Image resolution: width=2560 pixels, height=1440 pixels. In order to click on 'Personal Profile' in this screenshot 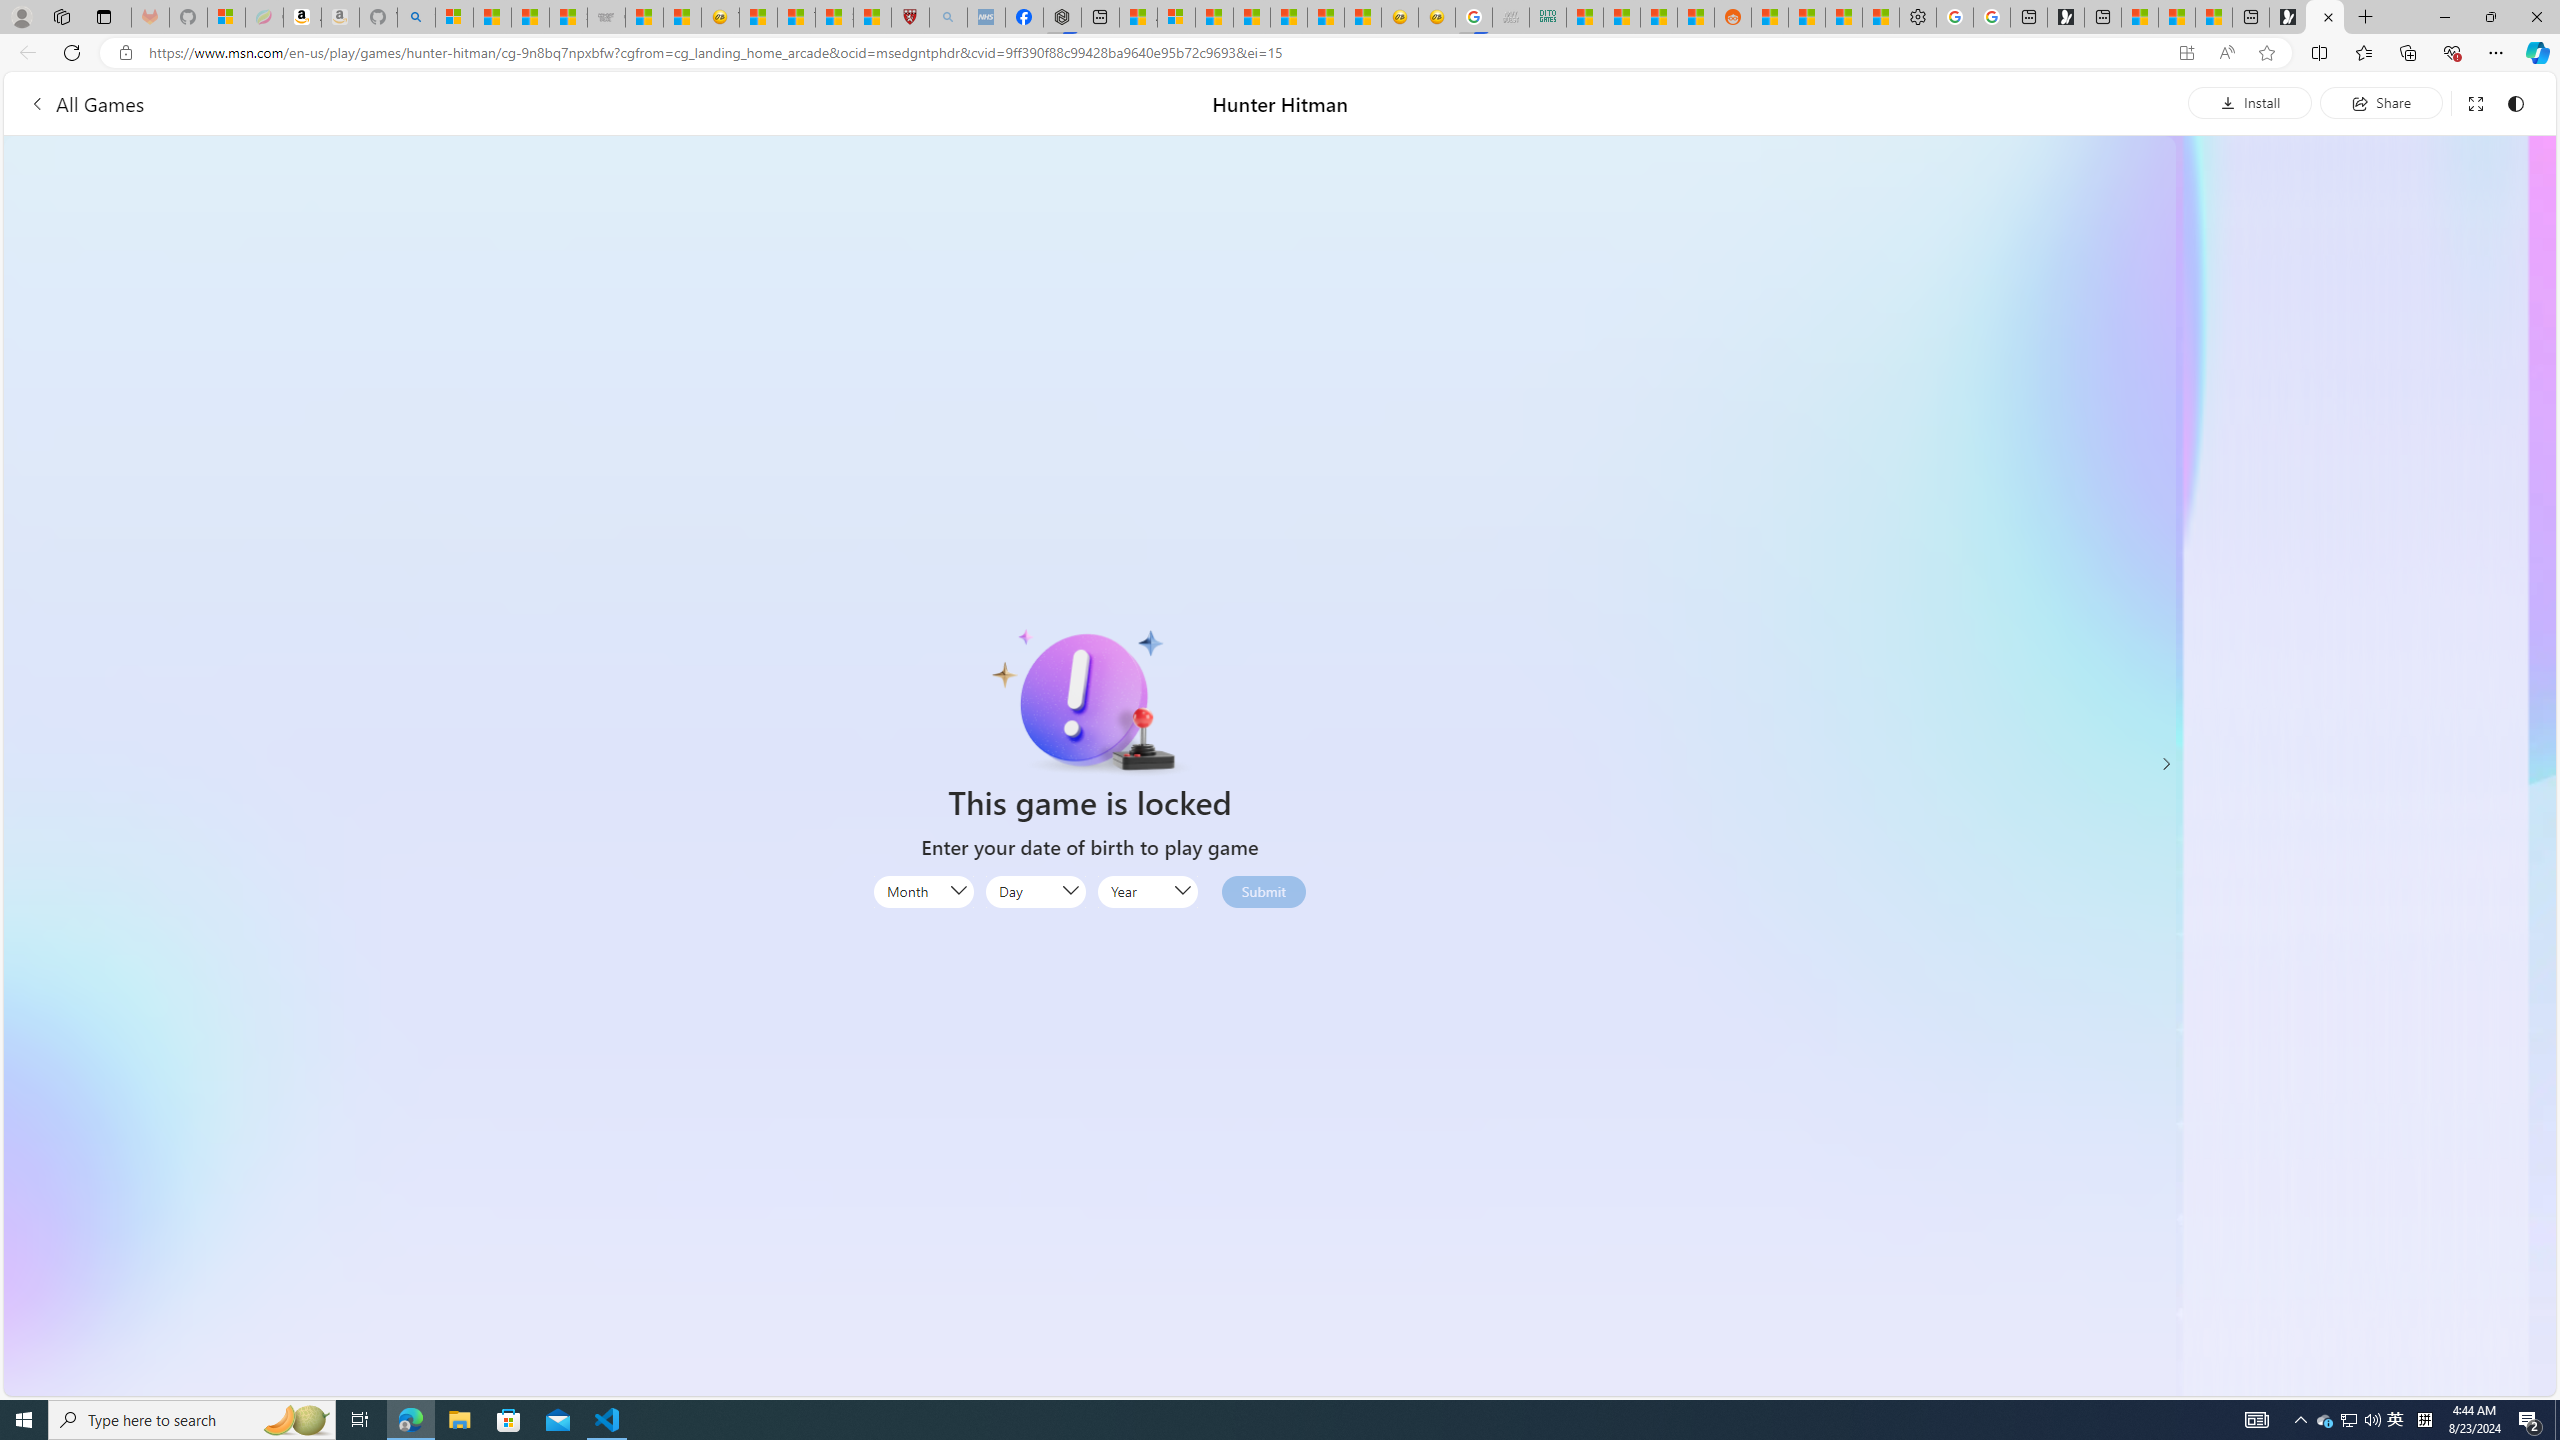, I will do `click(20, 16)`.